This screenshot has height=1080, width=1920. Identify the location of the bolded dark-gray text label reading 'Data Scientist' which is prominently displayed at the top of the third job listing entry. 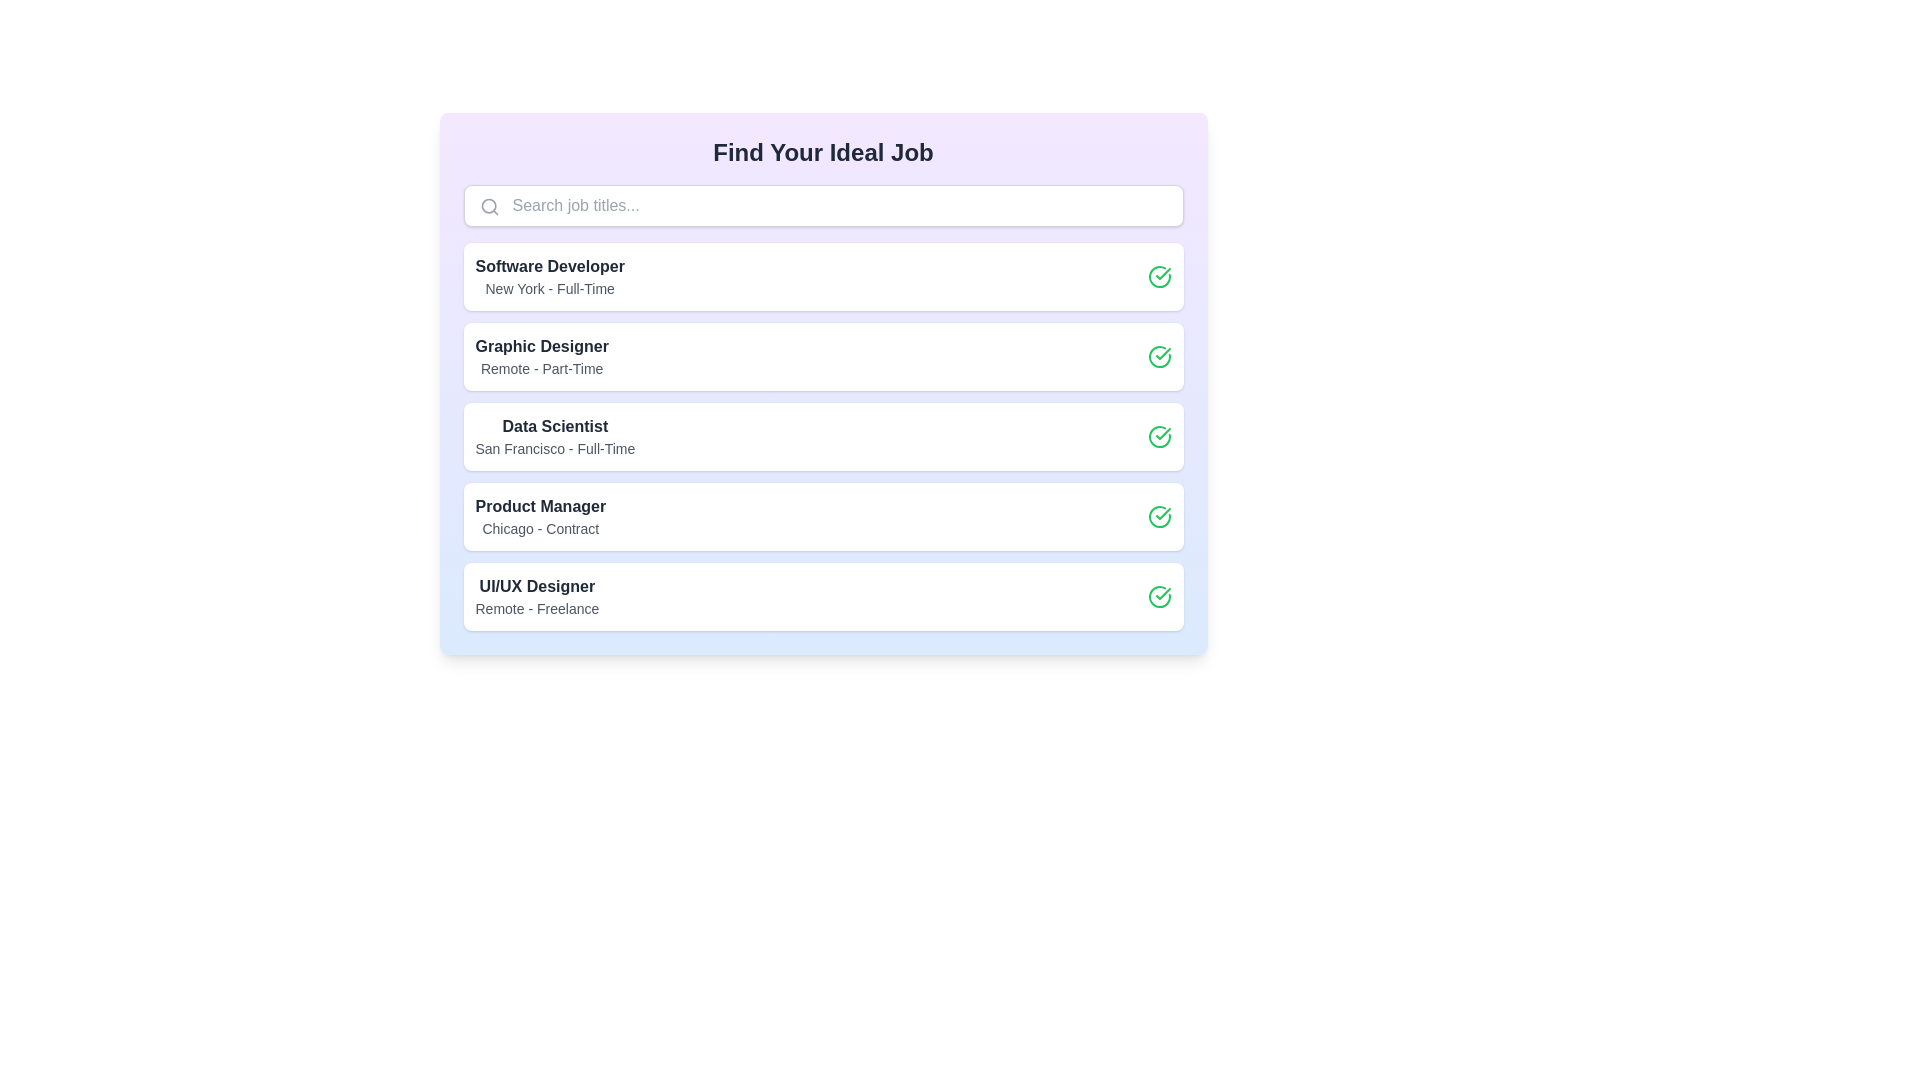
(555, 426).